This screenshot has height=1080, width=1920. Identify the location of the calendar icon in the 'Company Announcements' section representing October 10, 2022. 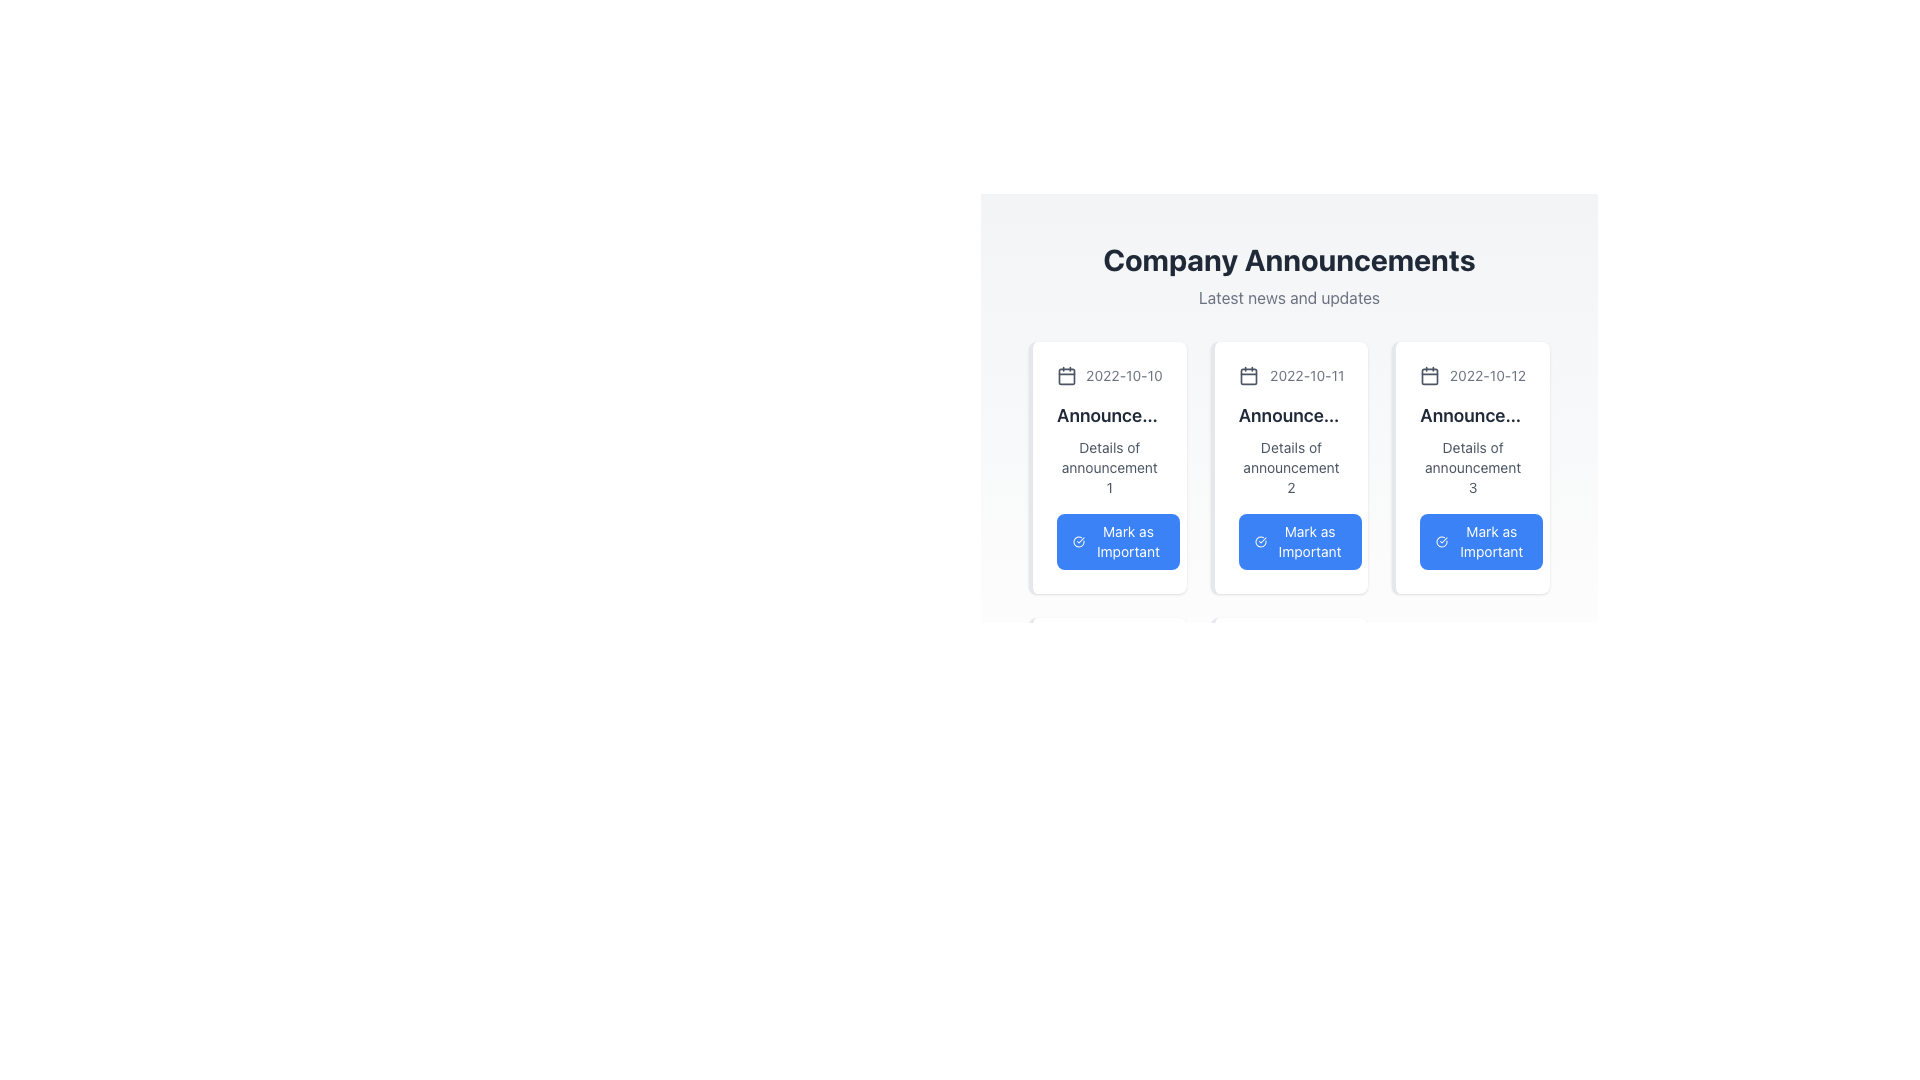
(1065, 375).